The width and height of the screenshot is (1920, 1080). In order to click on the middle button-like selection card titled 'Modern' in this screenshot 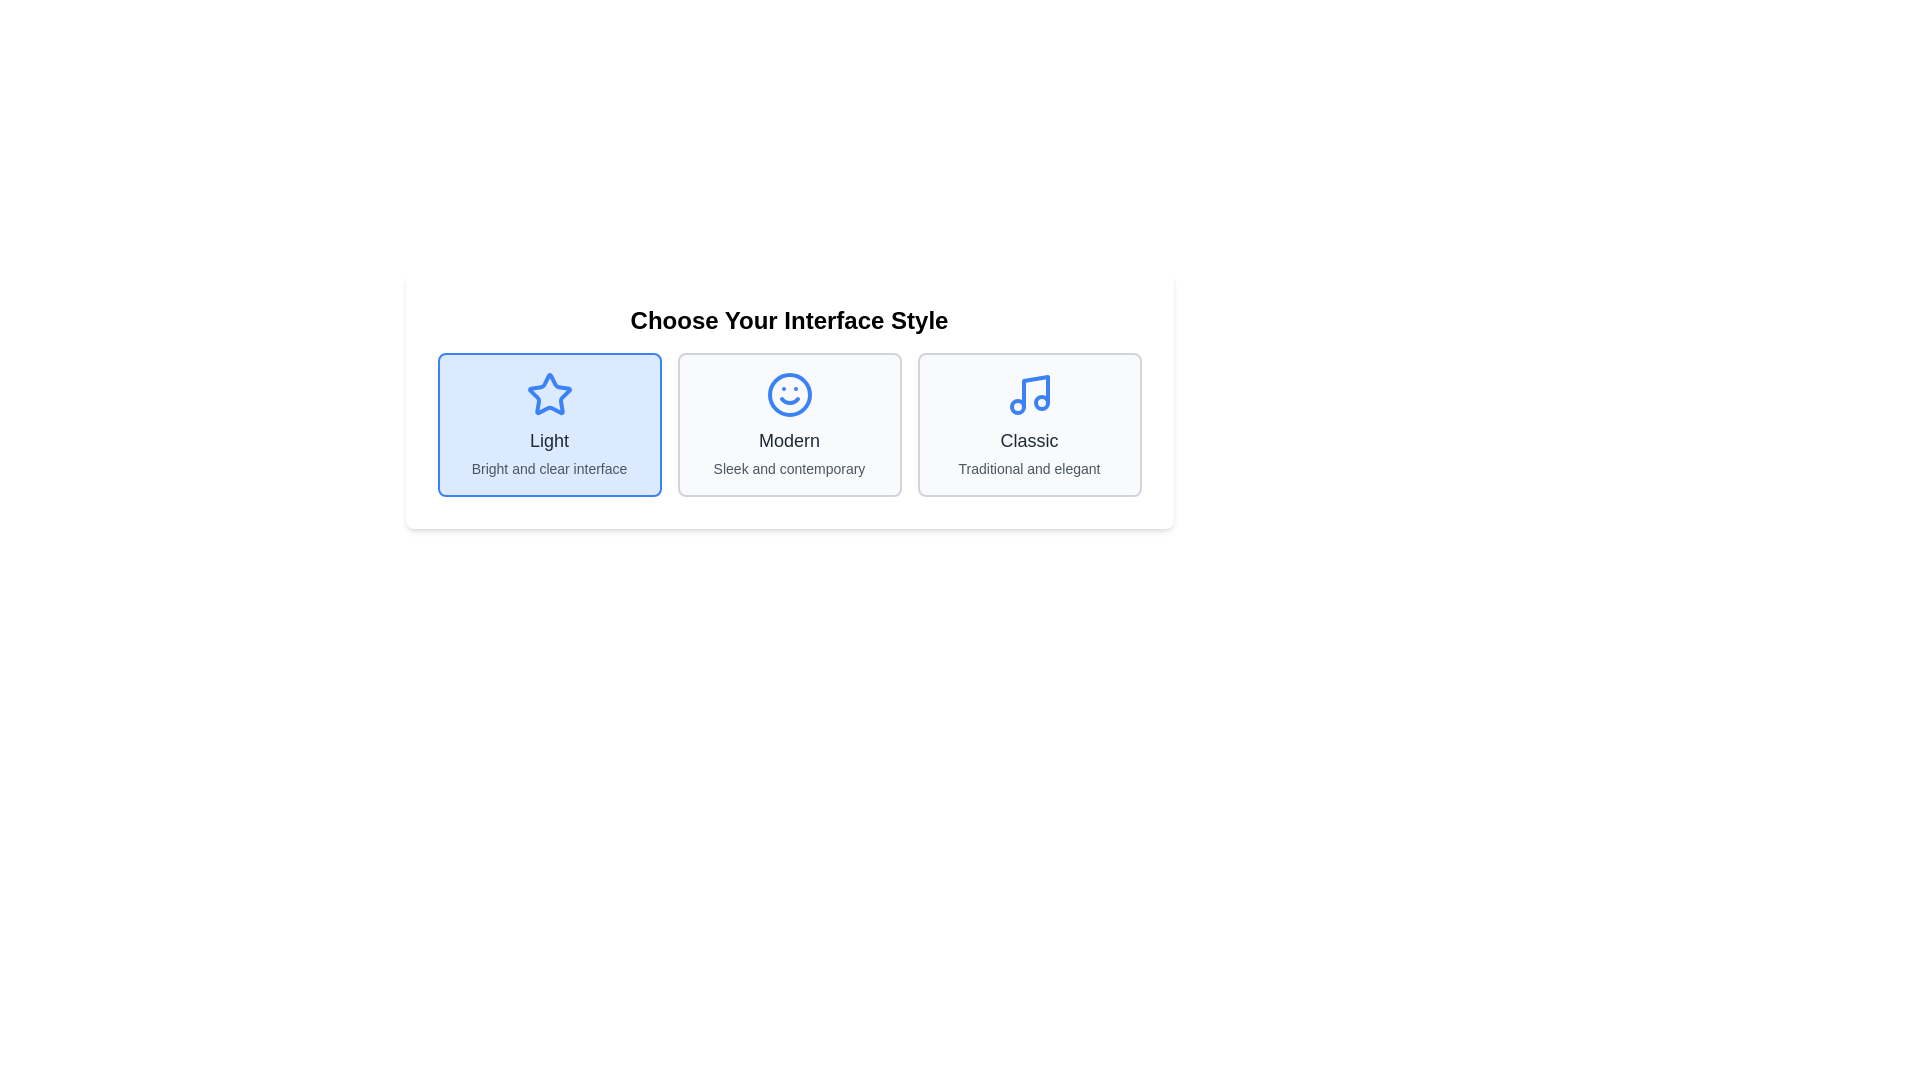, I will do `click(788, 423)`.